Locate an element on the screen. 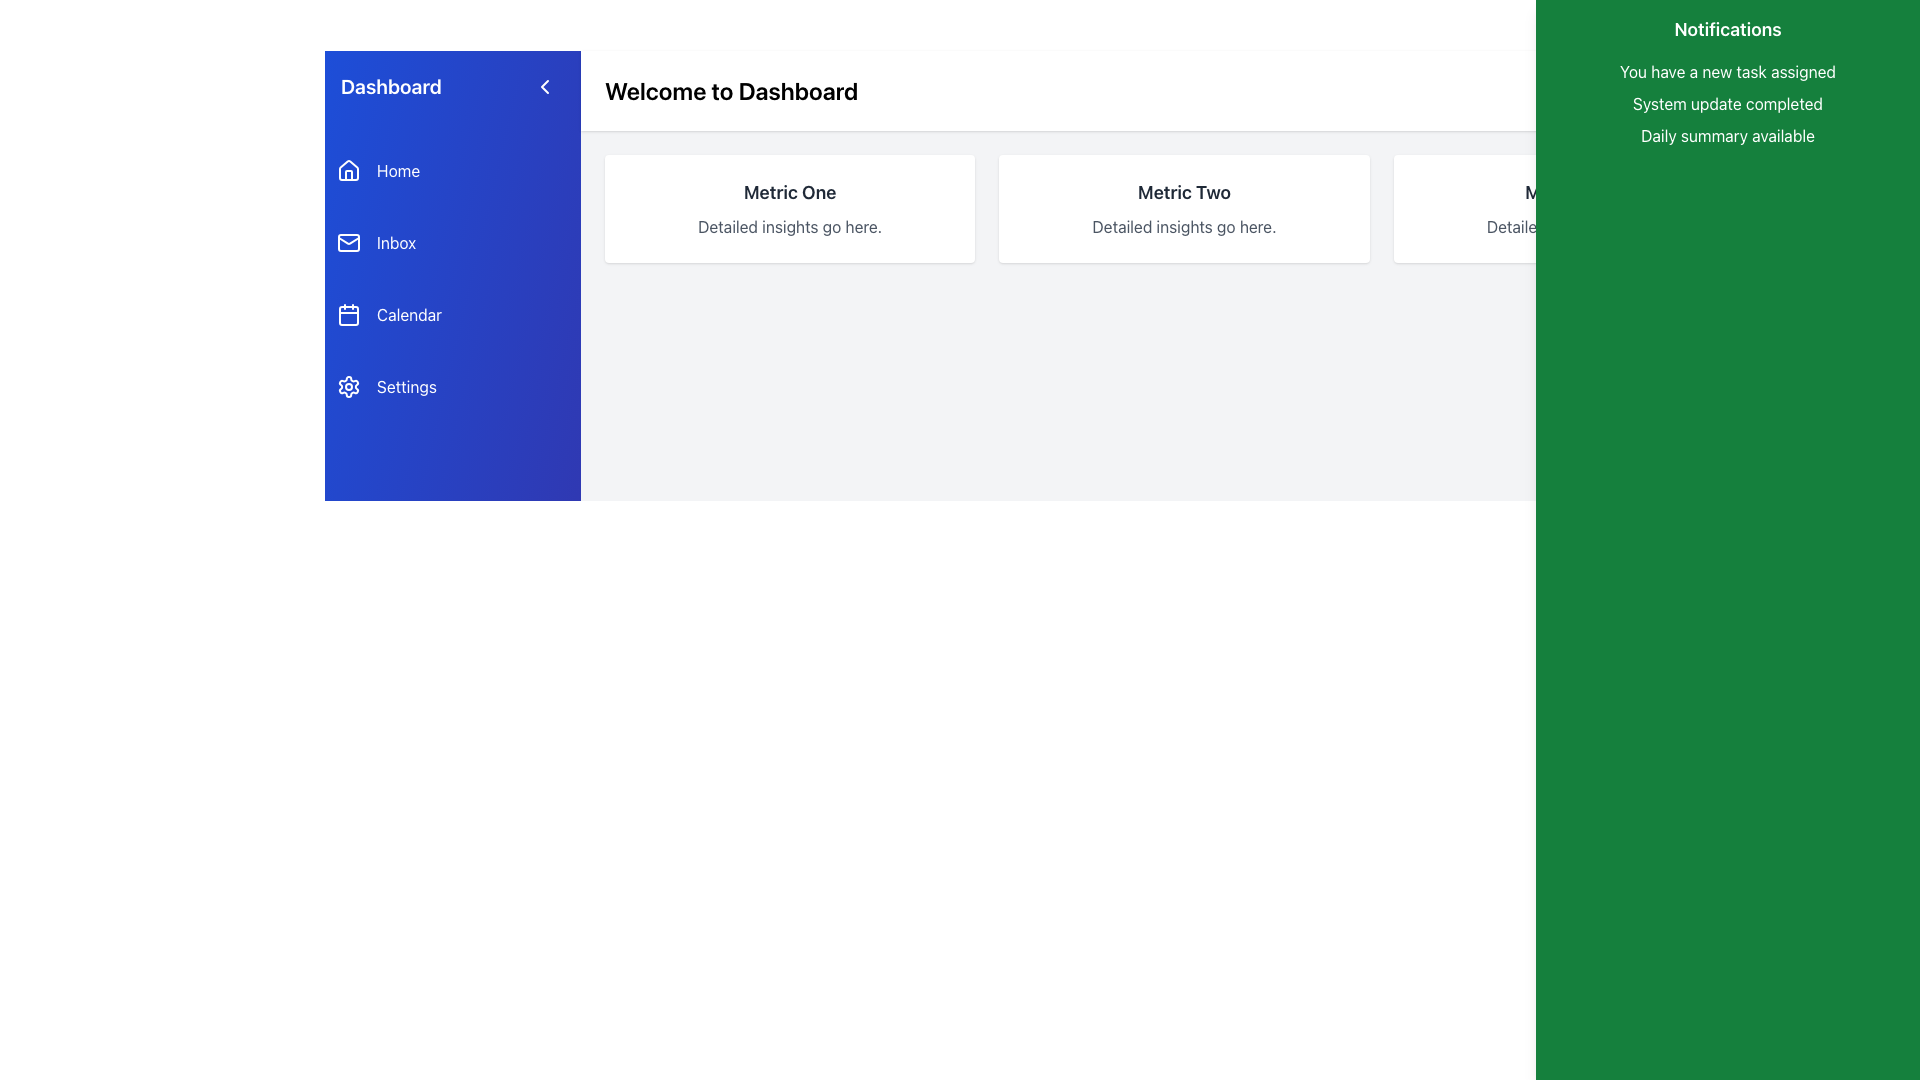 The image size is (1920, 1080). heading text label located at the top of the second metric card in the series is located at coordinates (1184, 192).